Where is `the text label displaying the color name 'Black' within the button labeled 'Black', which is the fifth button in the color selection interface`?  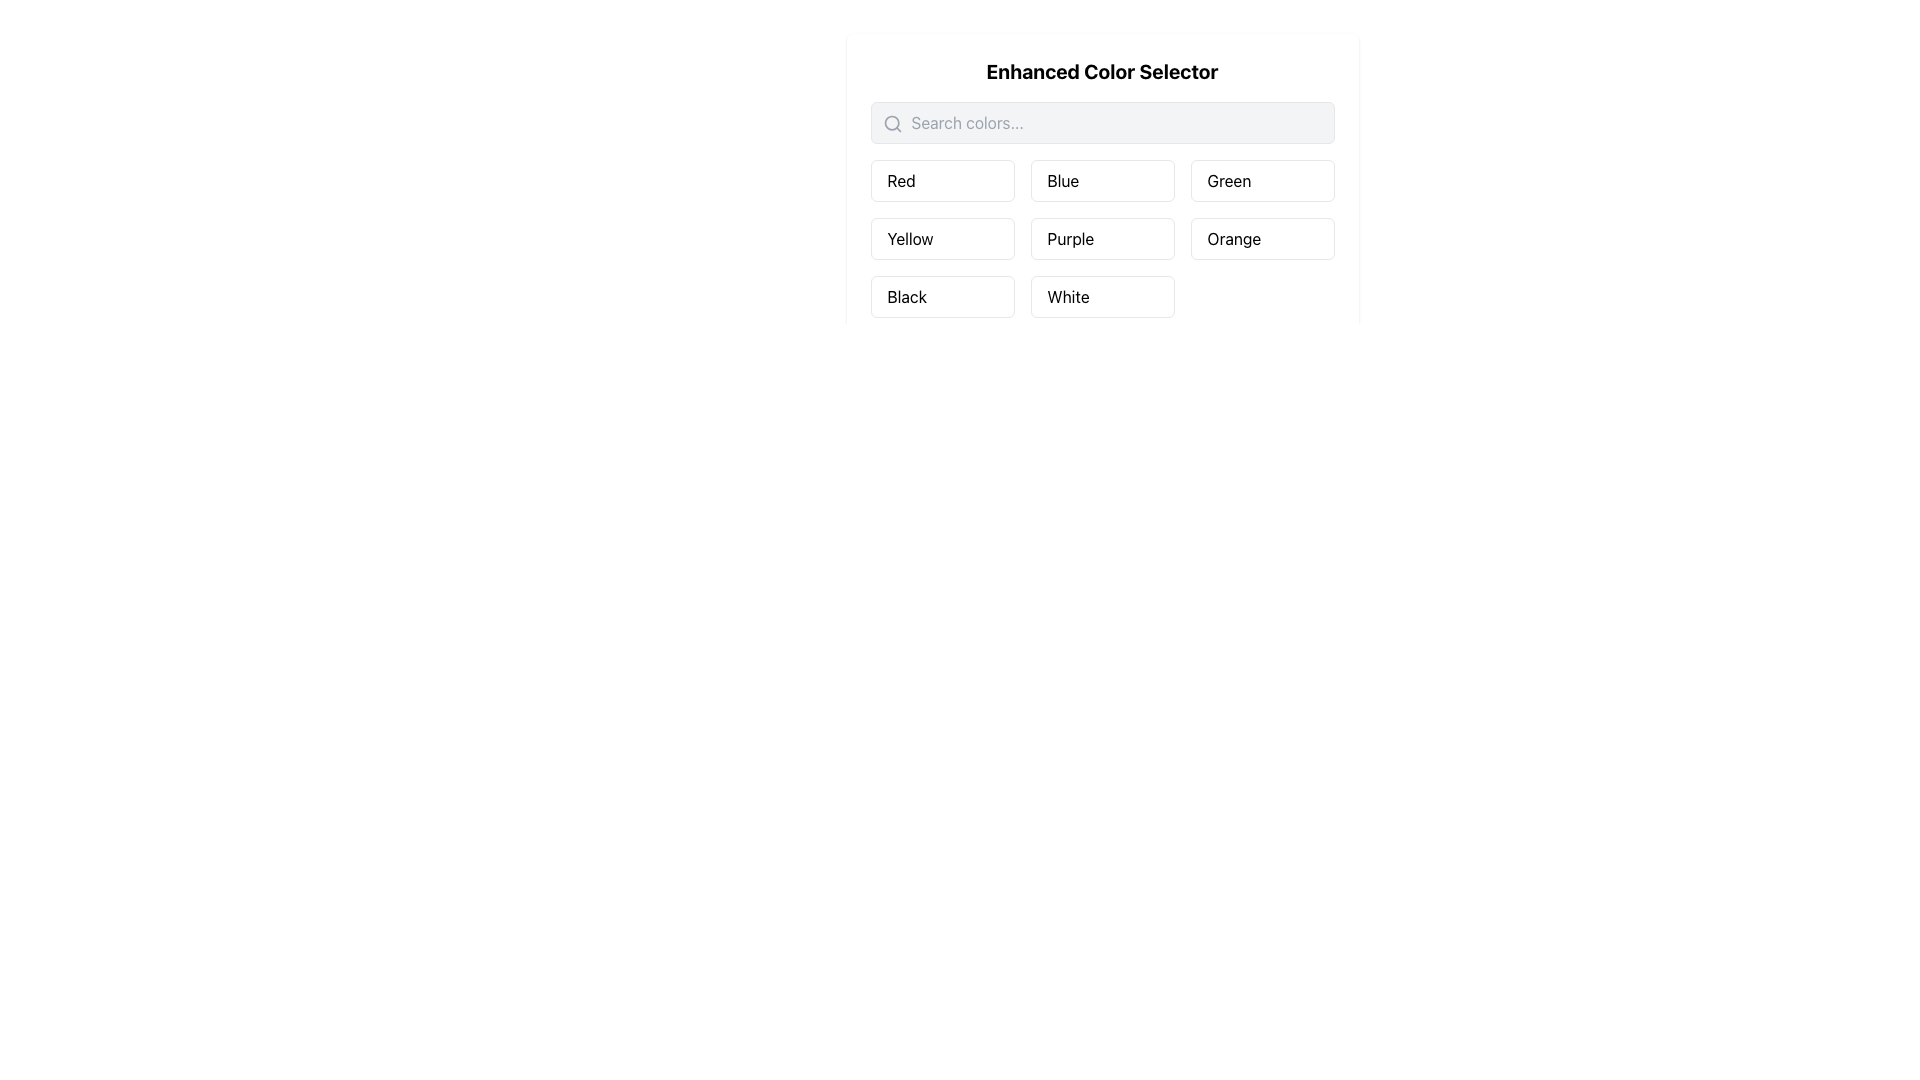 the text label displaying the color name 'Black' within the button labeled 'Black', which is the fifth button in the color selection interface is located at coordinates (906, 297).